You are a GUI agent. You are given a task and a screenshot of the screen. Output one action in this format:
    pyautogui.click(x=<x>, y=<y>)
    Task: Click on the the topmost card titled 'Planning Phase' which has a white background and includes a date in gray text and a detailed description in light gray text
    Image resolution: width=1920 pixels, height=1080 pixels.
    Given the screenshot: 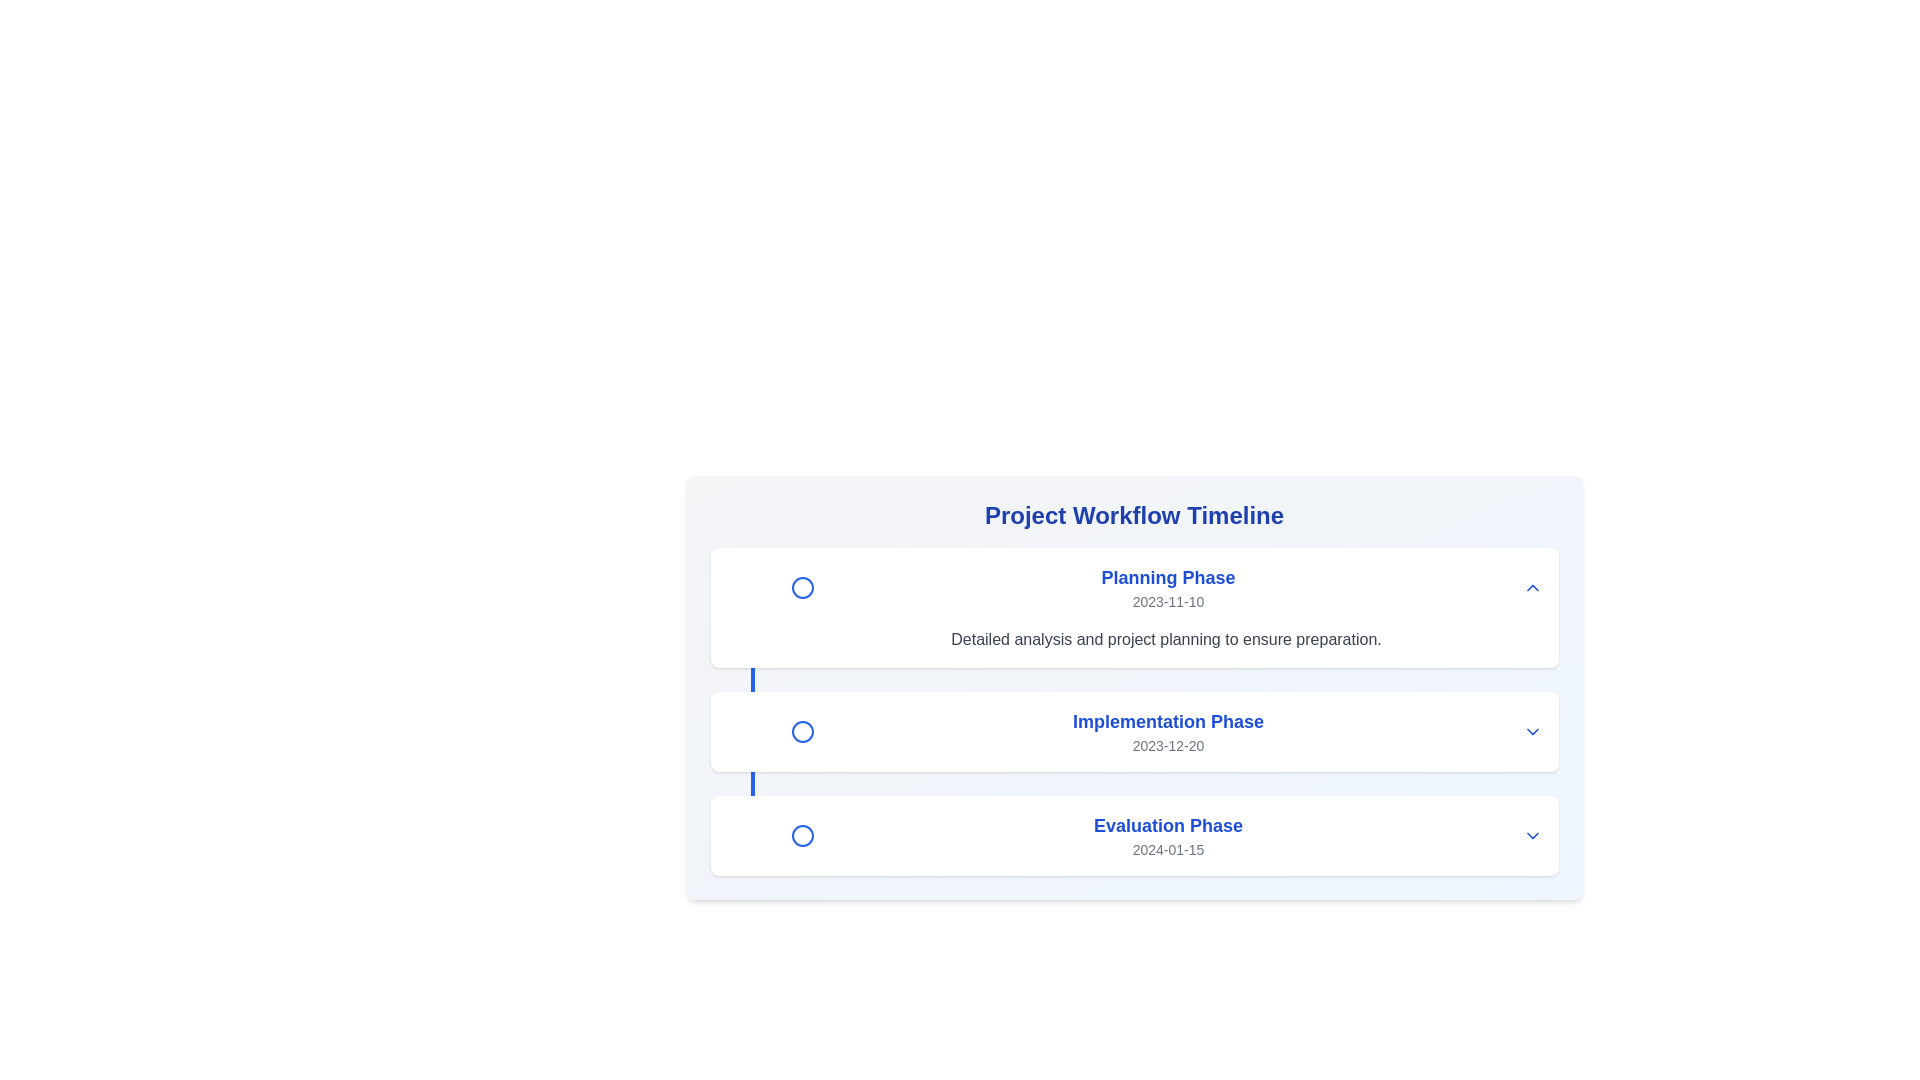 What is the action you would take?
    pyautogui.click(x=1134, y=607)
    